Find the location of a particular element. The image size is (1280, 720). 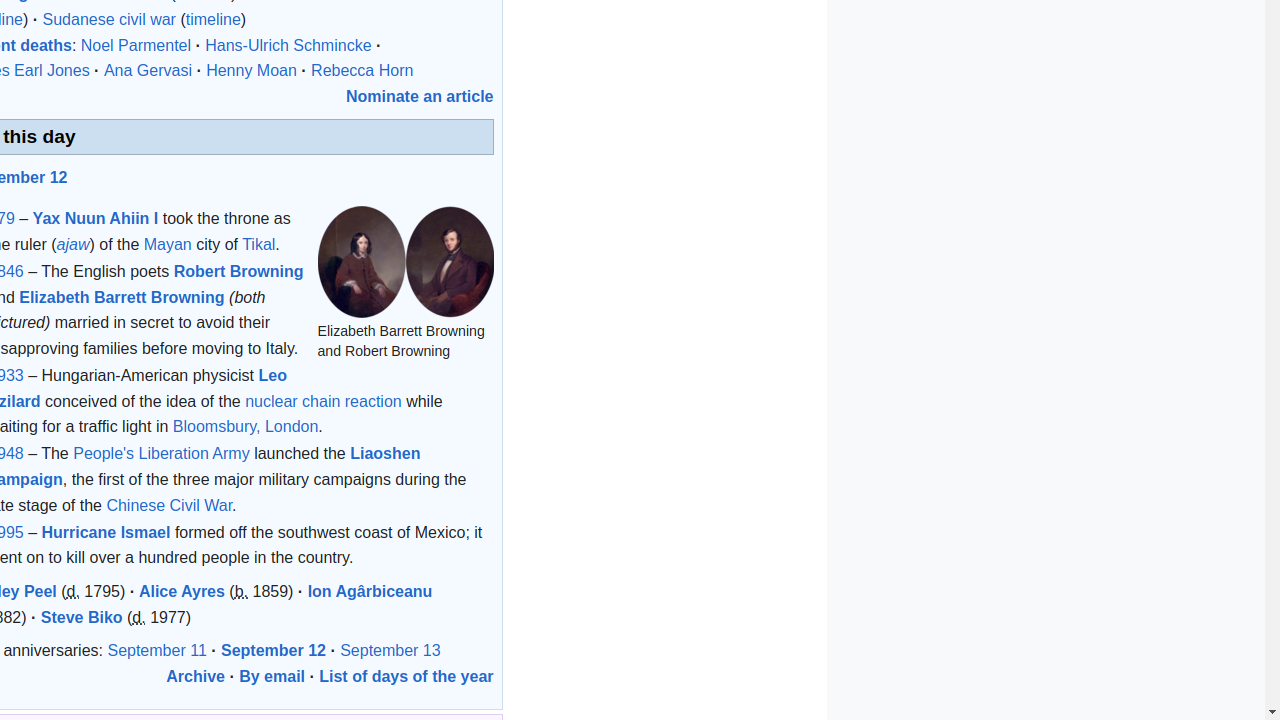

'List of days of the year' is located at coordinates (405, 675).